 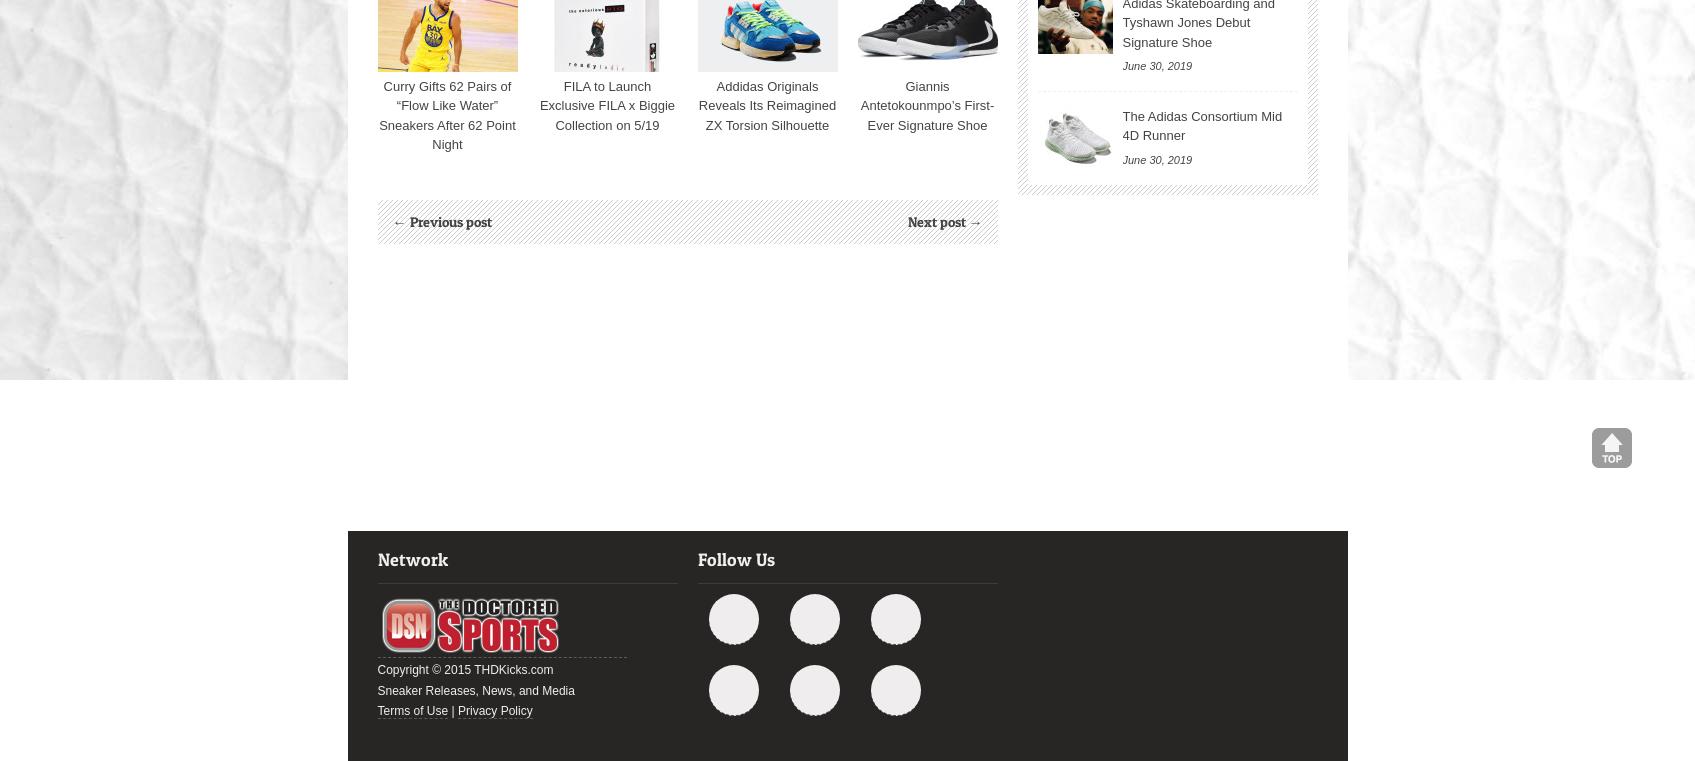 I want to click on '|', so click(x=452, y=711).